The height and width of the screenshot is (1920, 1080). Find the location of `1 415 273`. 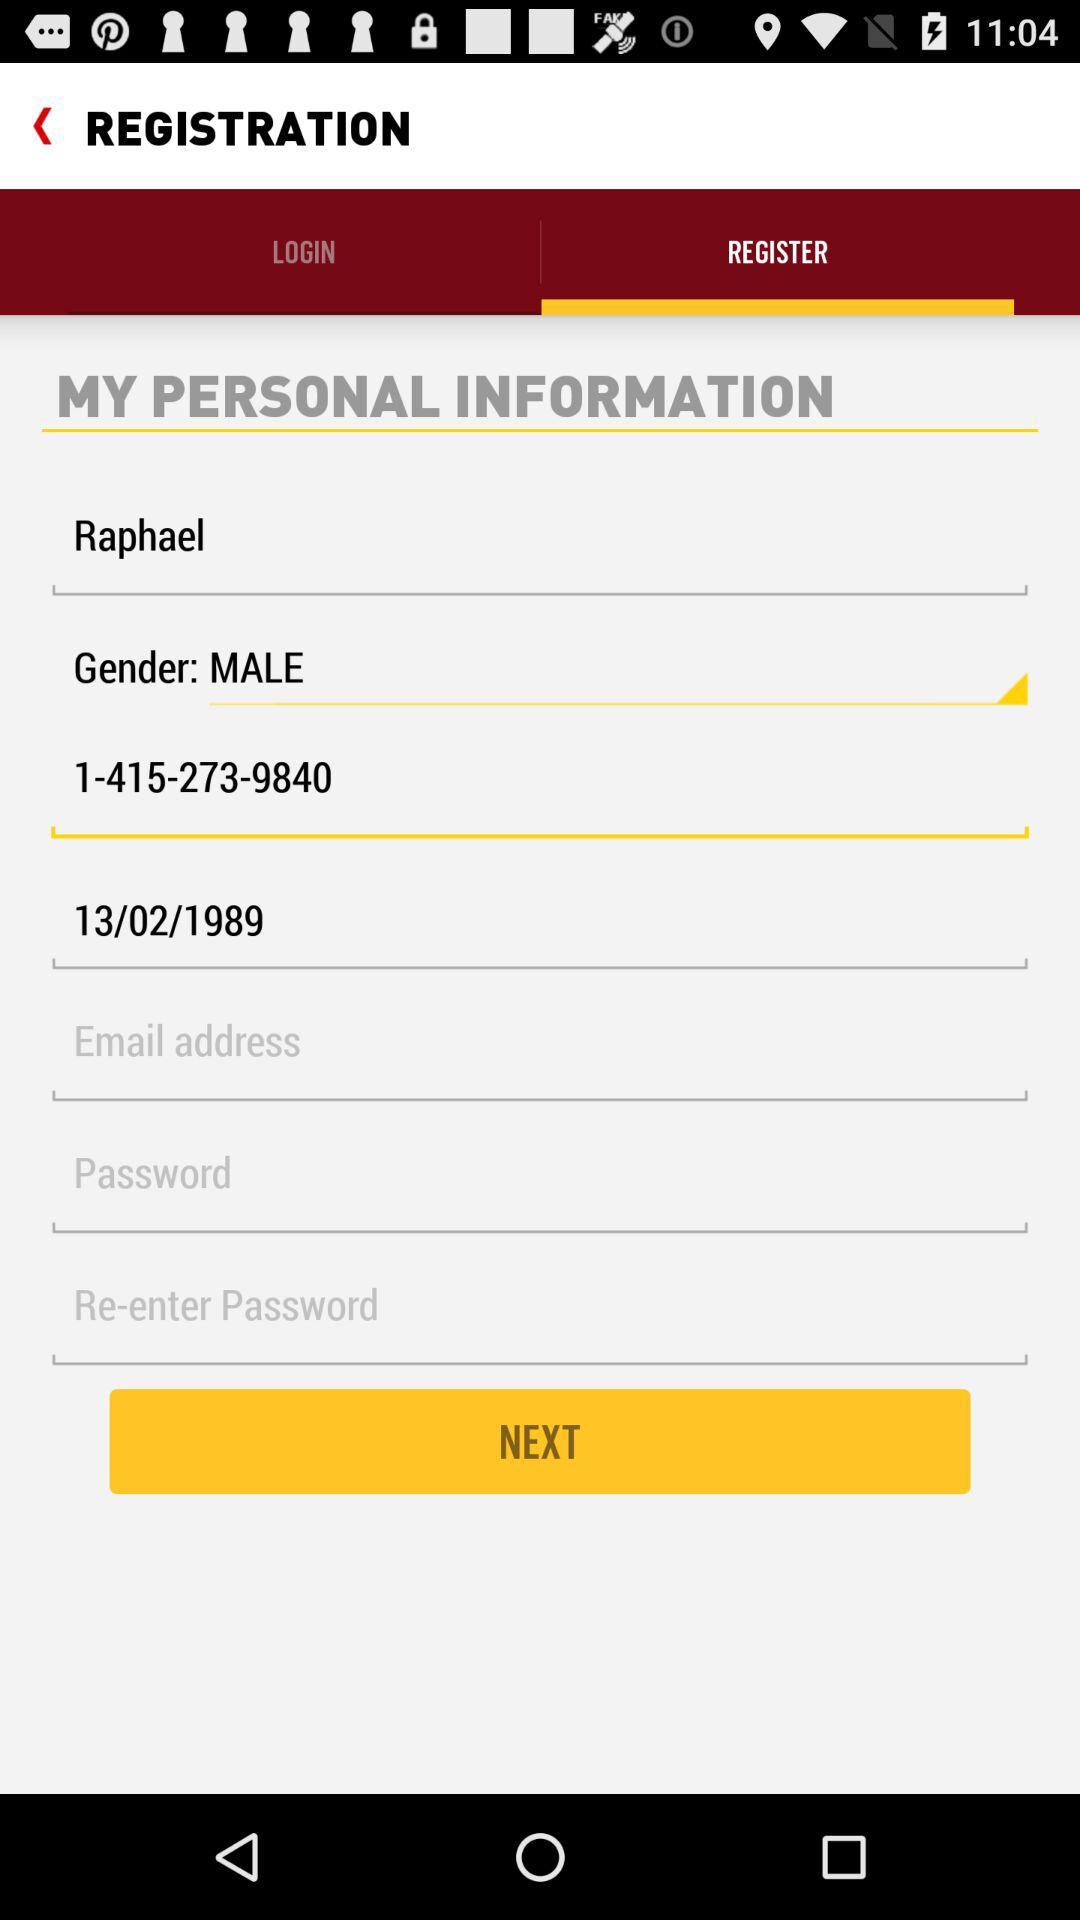

1 415 273 is located at coordinates (540, 787).